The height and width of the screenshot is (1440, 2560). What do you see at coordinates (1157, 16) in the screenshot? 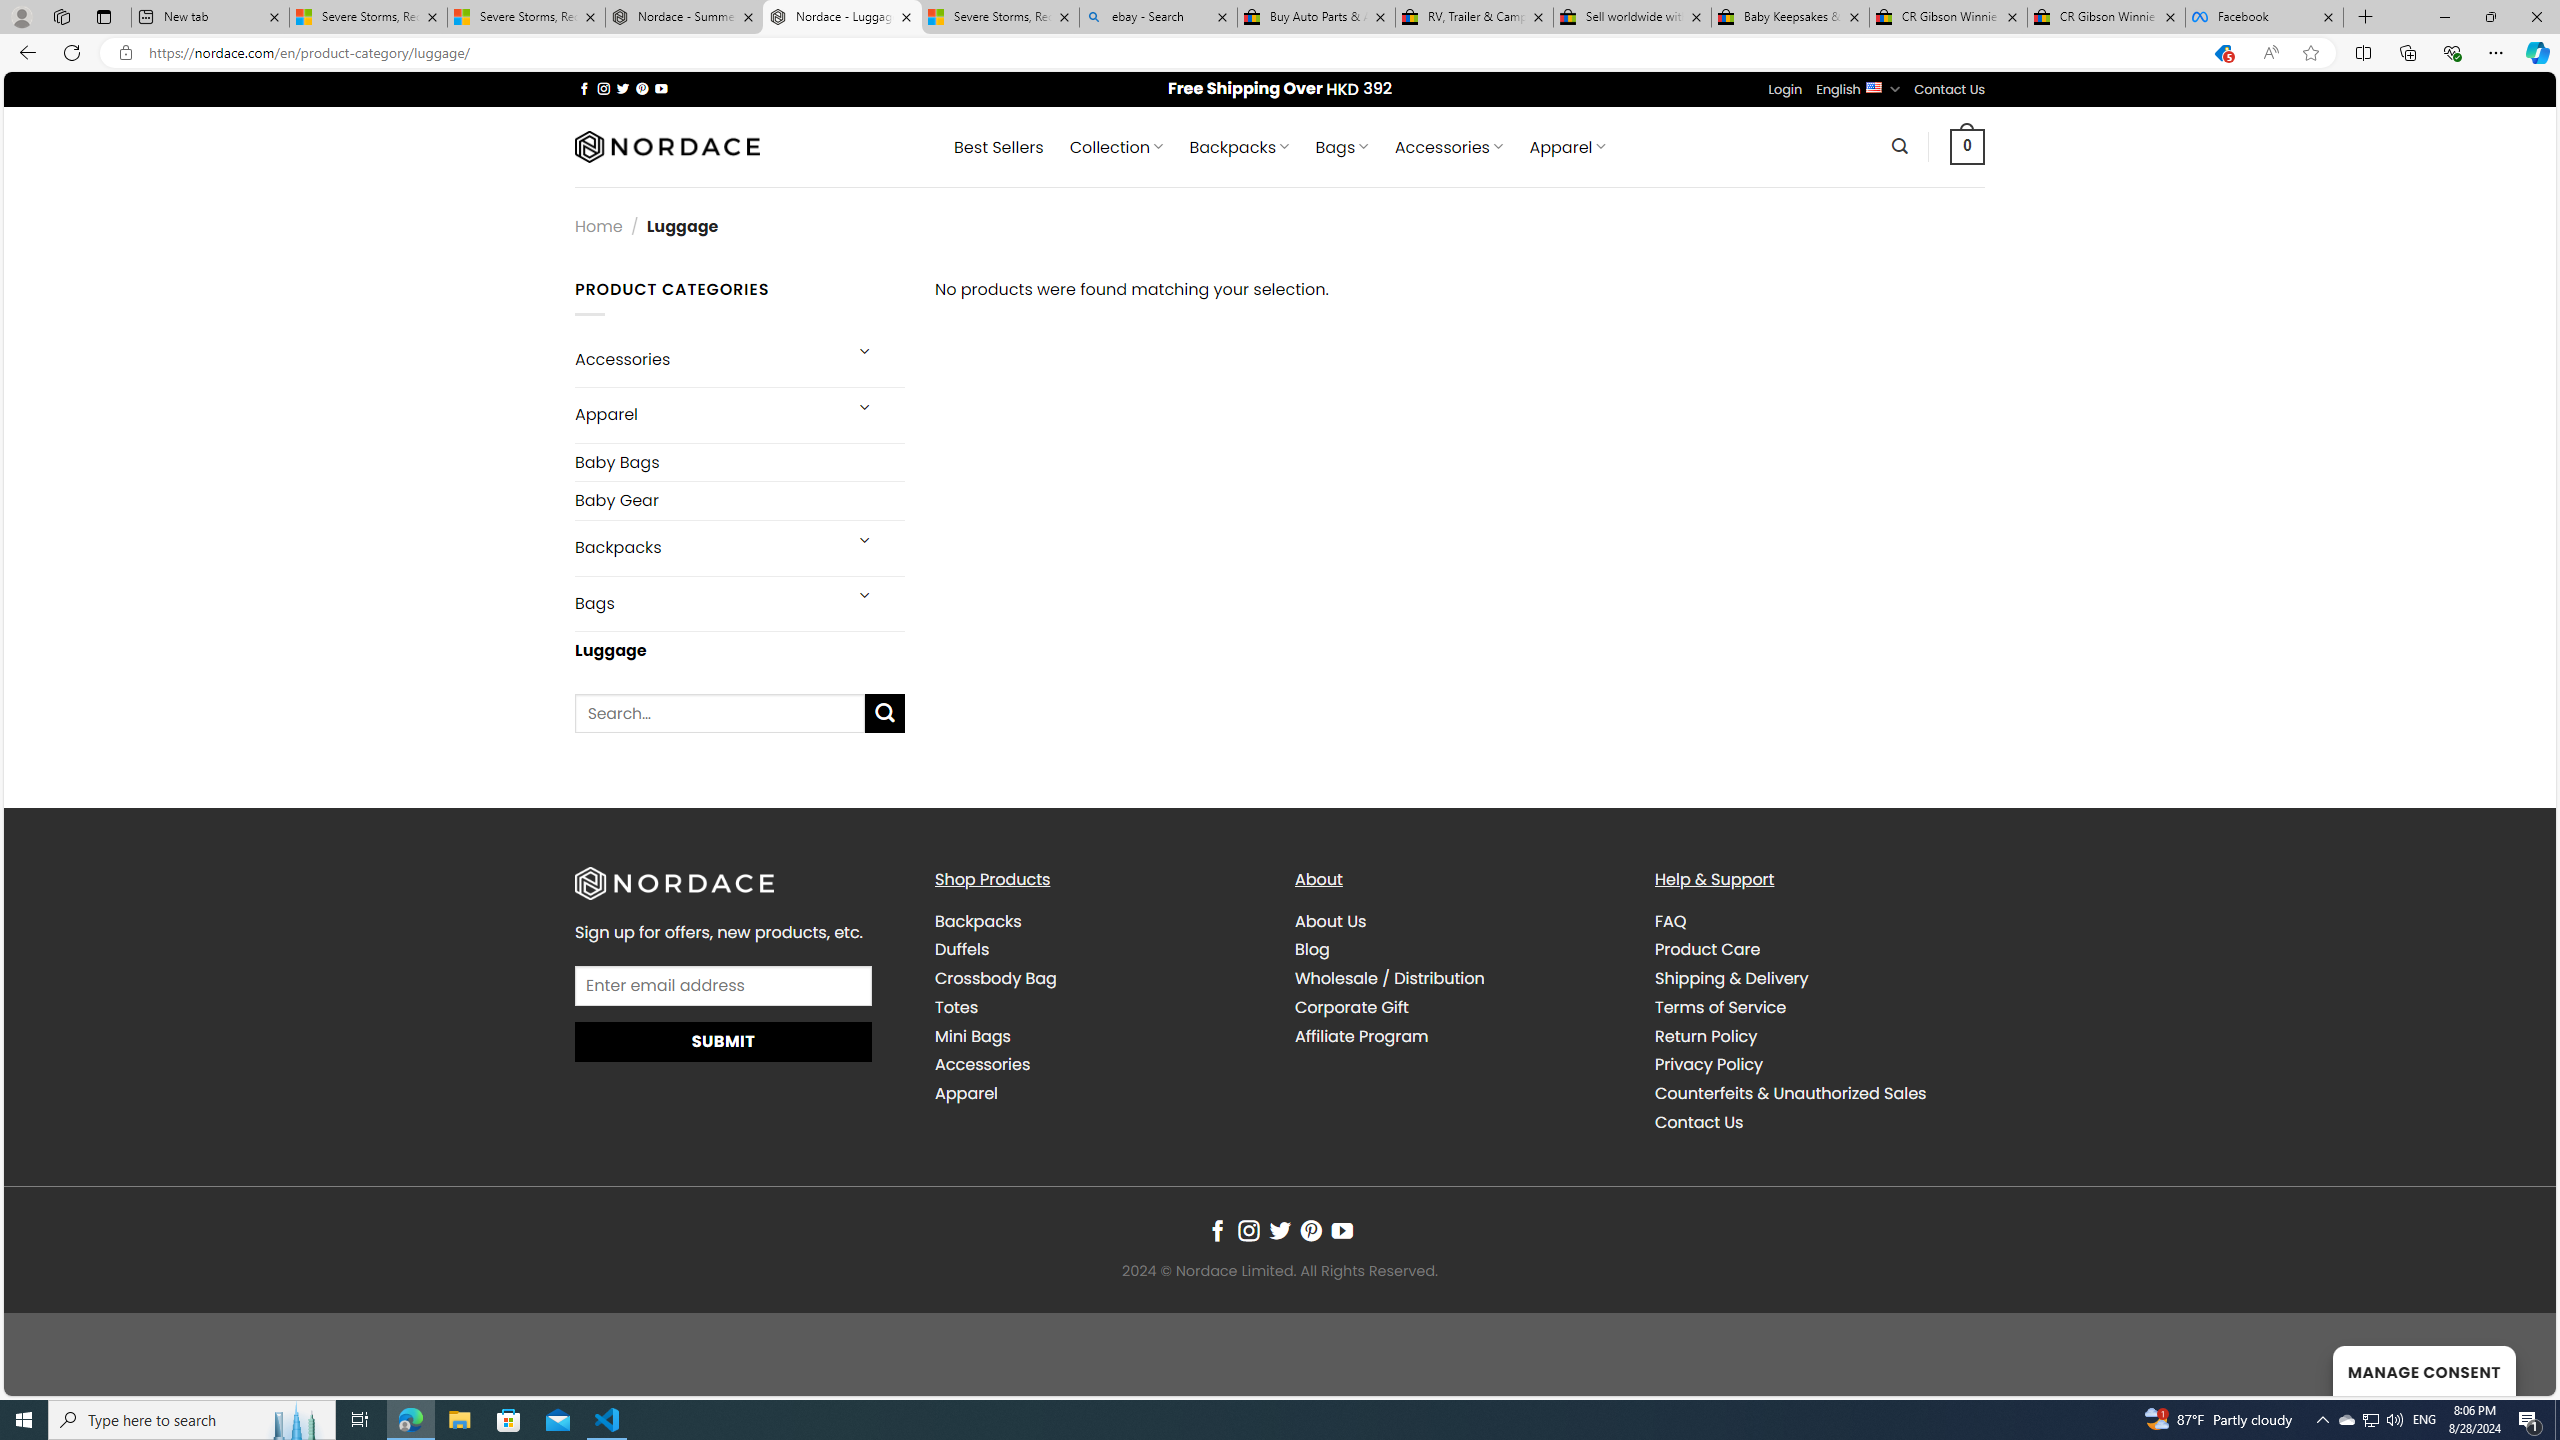
I see `'ebay - Search'` at bounding box center [1157, 16].